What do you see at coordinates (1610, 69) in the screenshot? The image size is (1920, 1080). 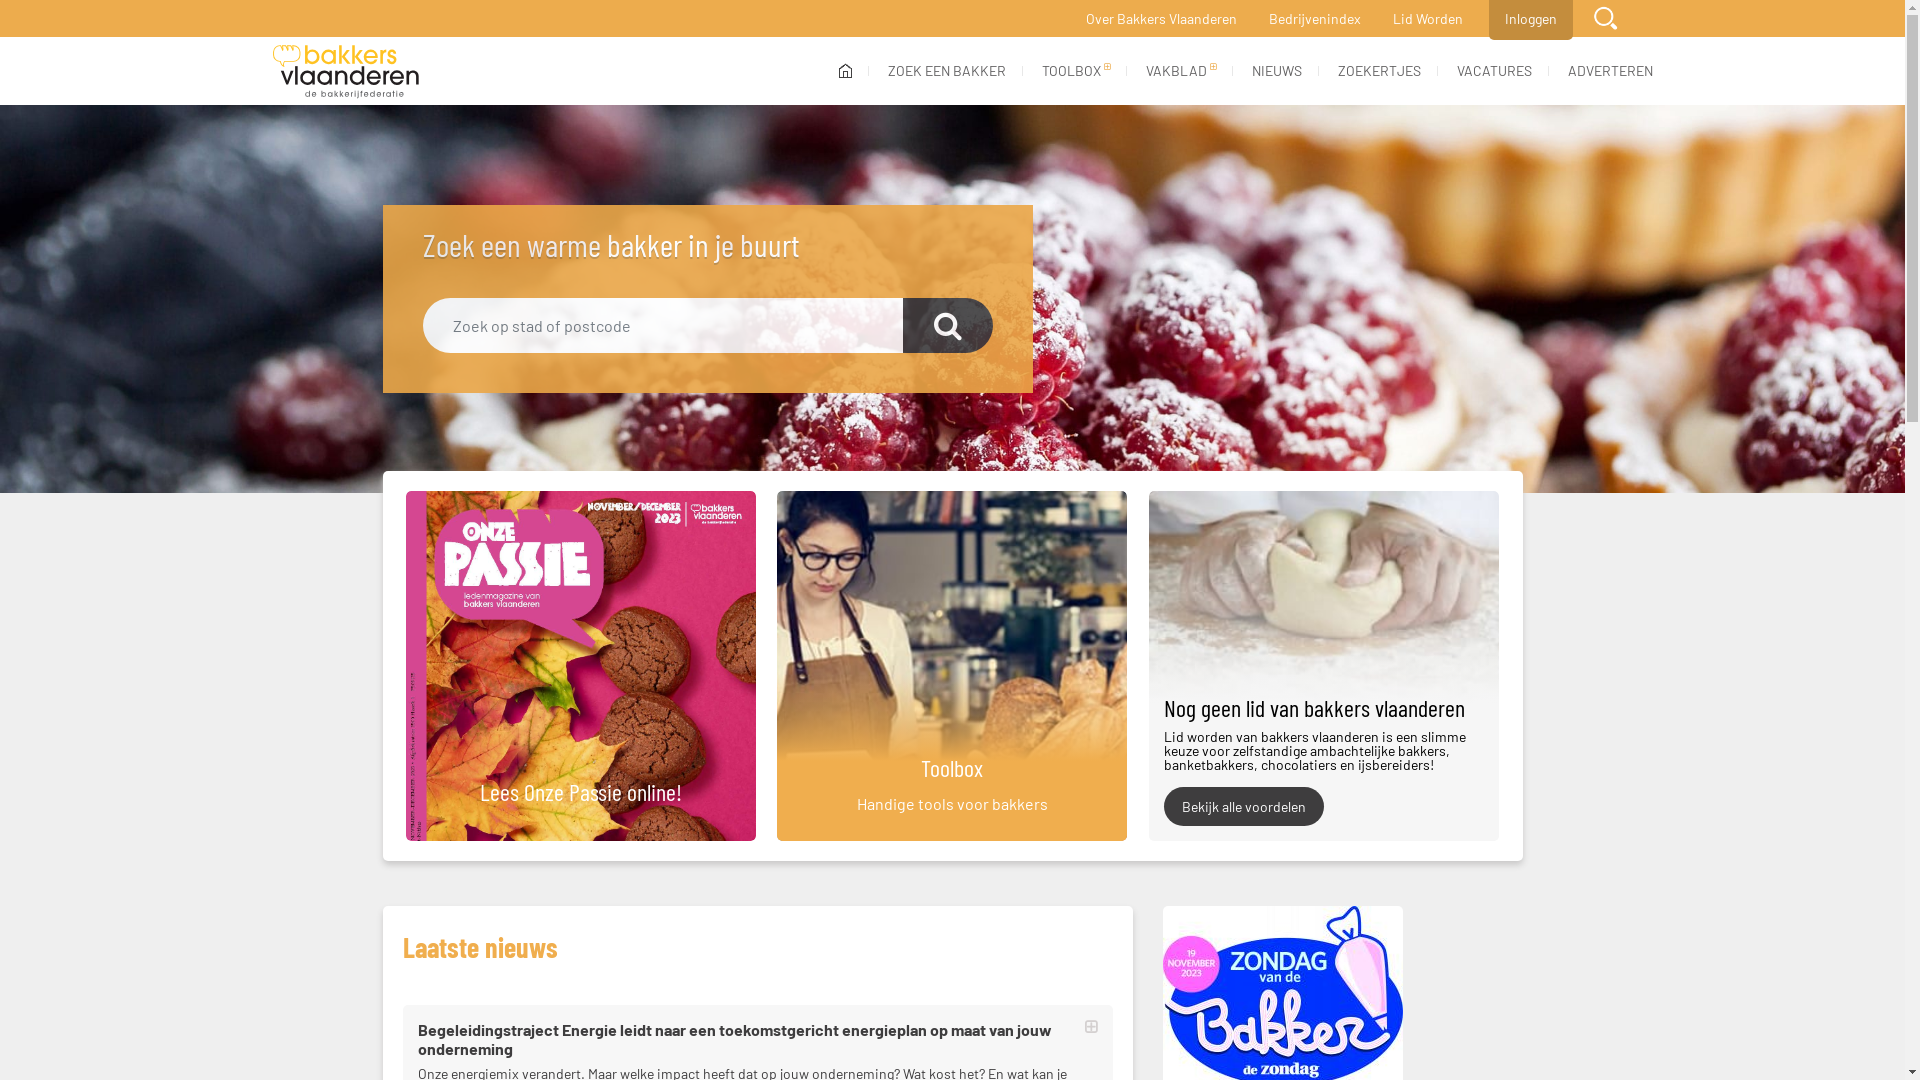 I see `'ADVERTEREN'` at bounding box center [1610, 69].